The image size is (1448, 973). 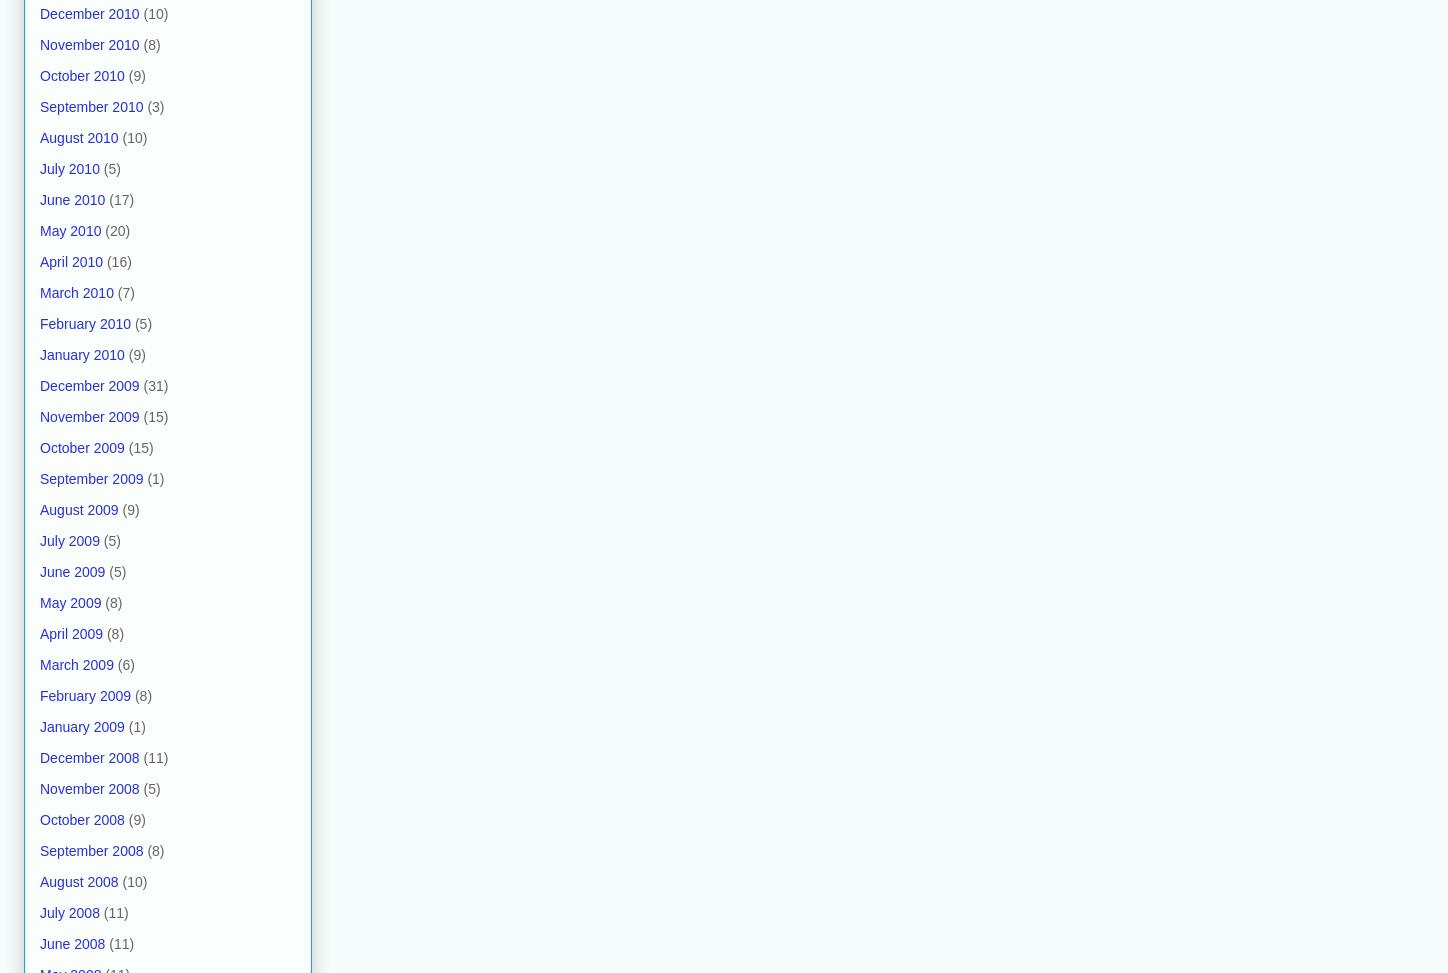 What do you see at coordinates (81, 352) in the screenshot?
I see `'January 2010'` at bounding box center [81, 352].